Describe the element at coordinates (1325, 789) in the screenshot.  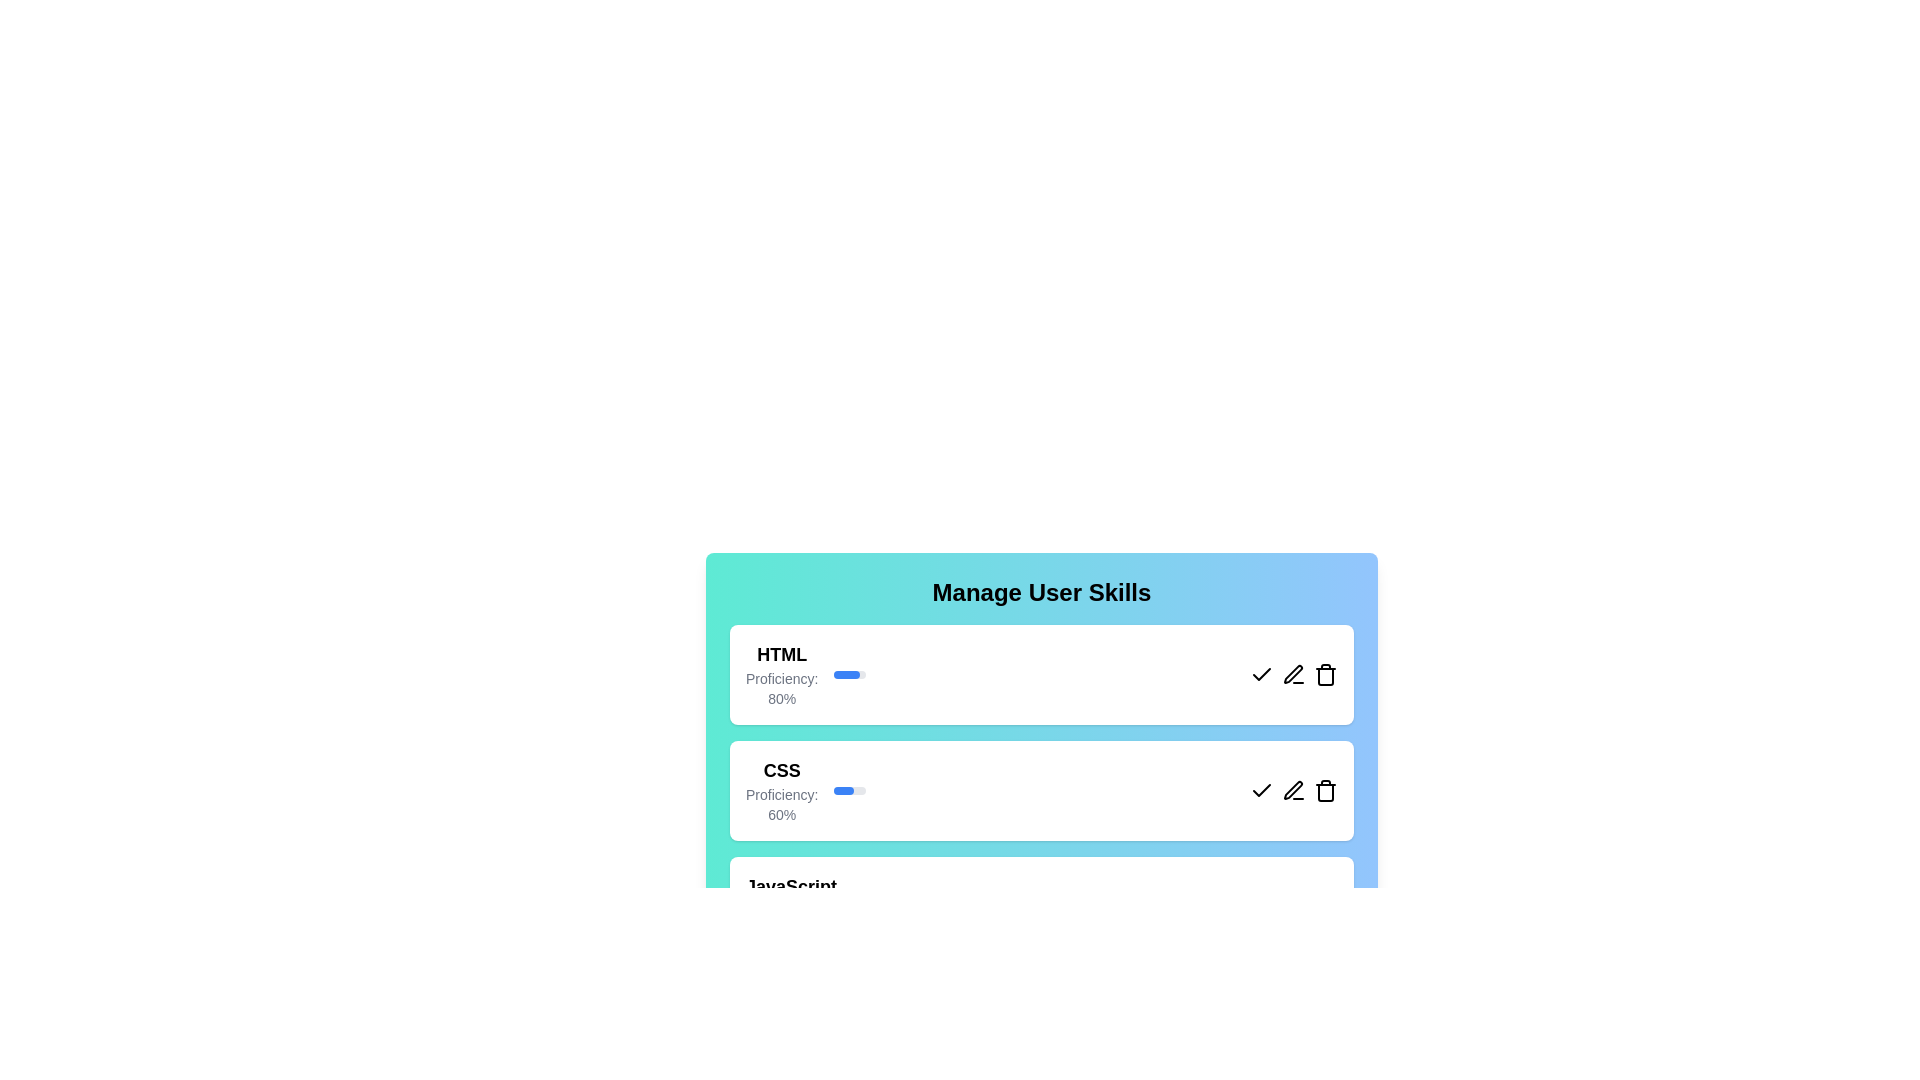
I see `the delete button for the skill CSS` at that location.